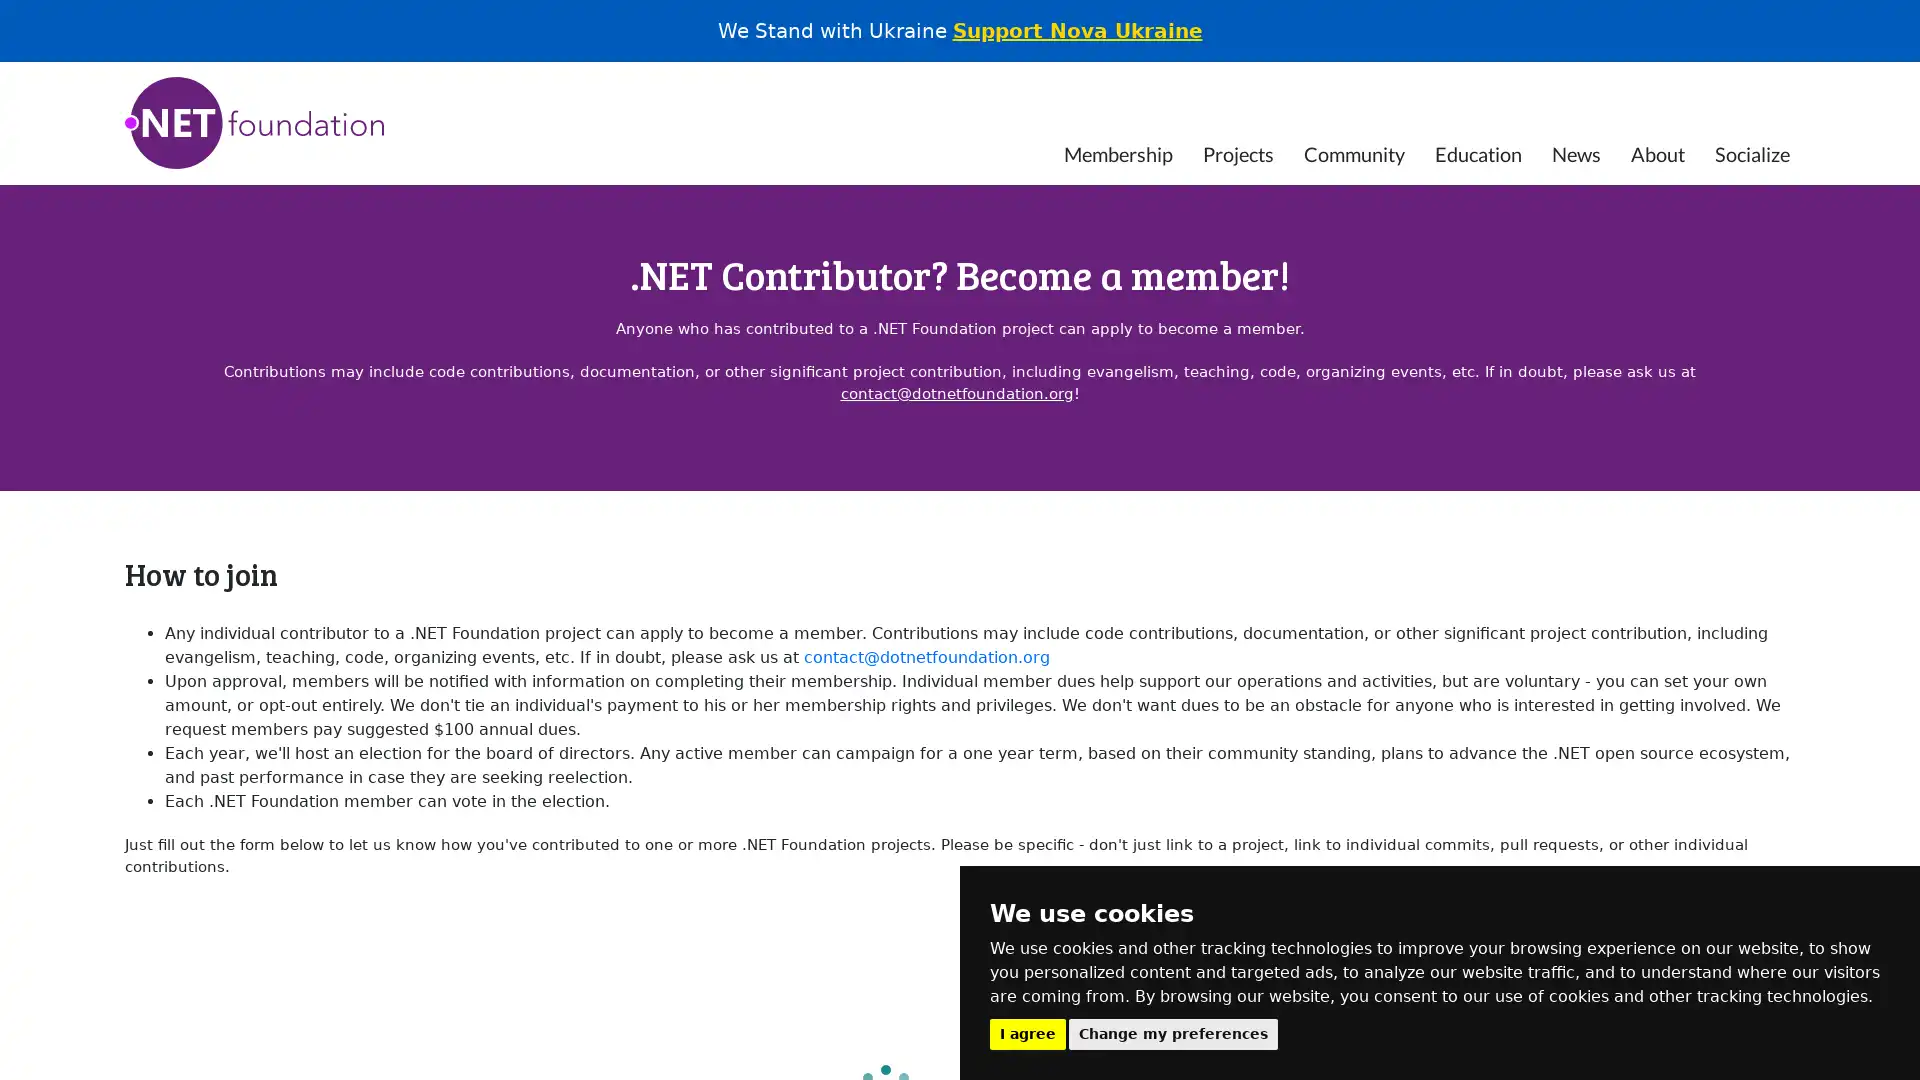 This screenshot has width=1920, height=1080. I want to click on Change my preferences, so click(1172, 1034).